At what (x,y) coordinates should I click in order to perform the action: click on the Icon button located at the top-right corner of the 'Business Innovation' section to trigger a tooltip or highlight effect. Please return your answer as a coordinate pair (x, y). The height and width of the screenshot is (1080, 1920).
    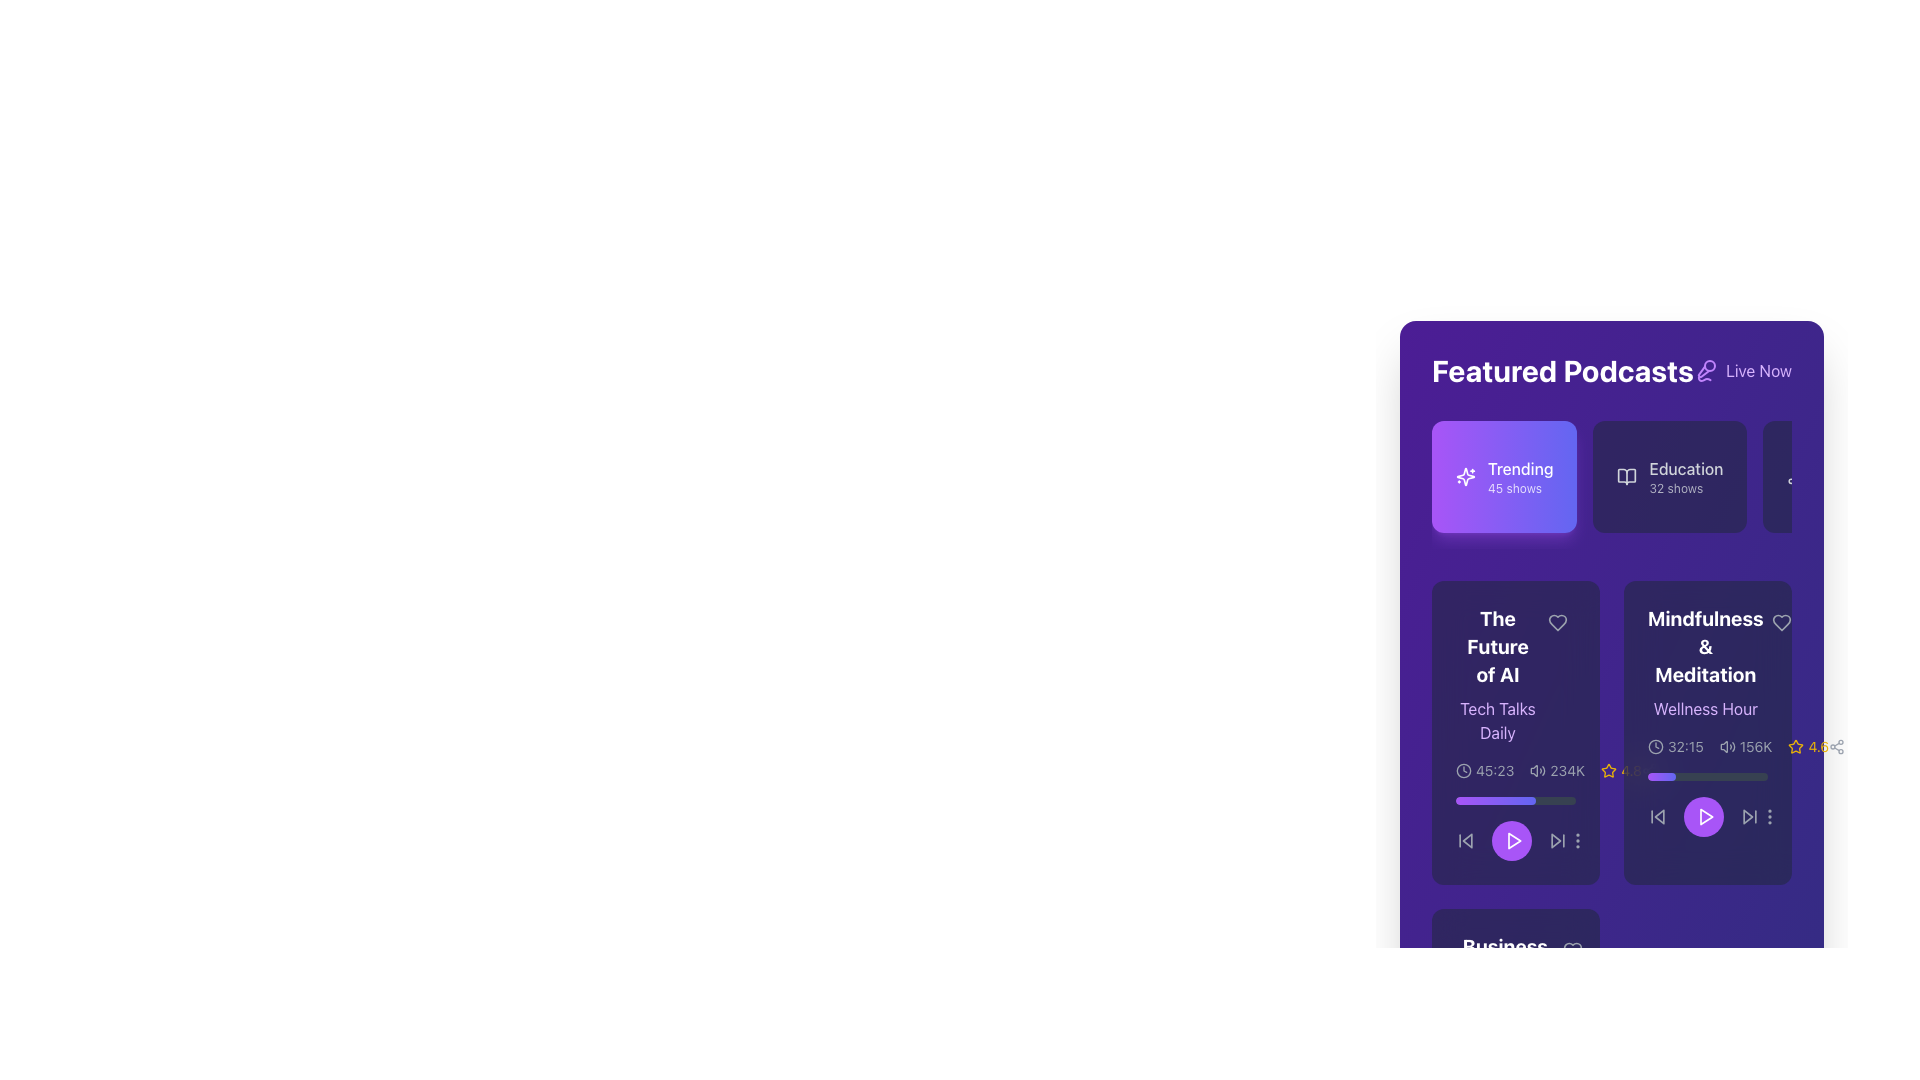
    Looking at the image, I should click on (1571, 950).